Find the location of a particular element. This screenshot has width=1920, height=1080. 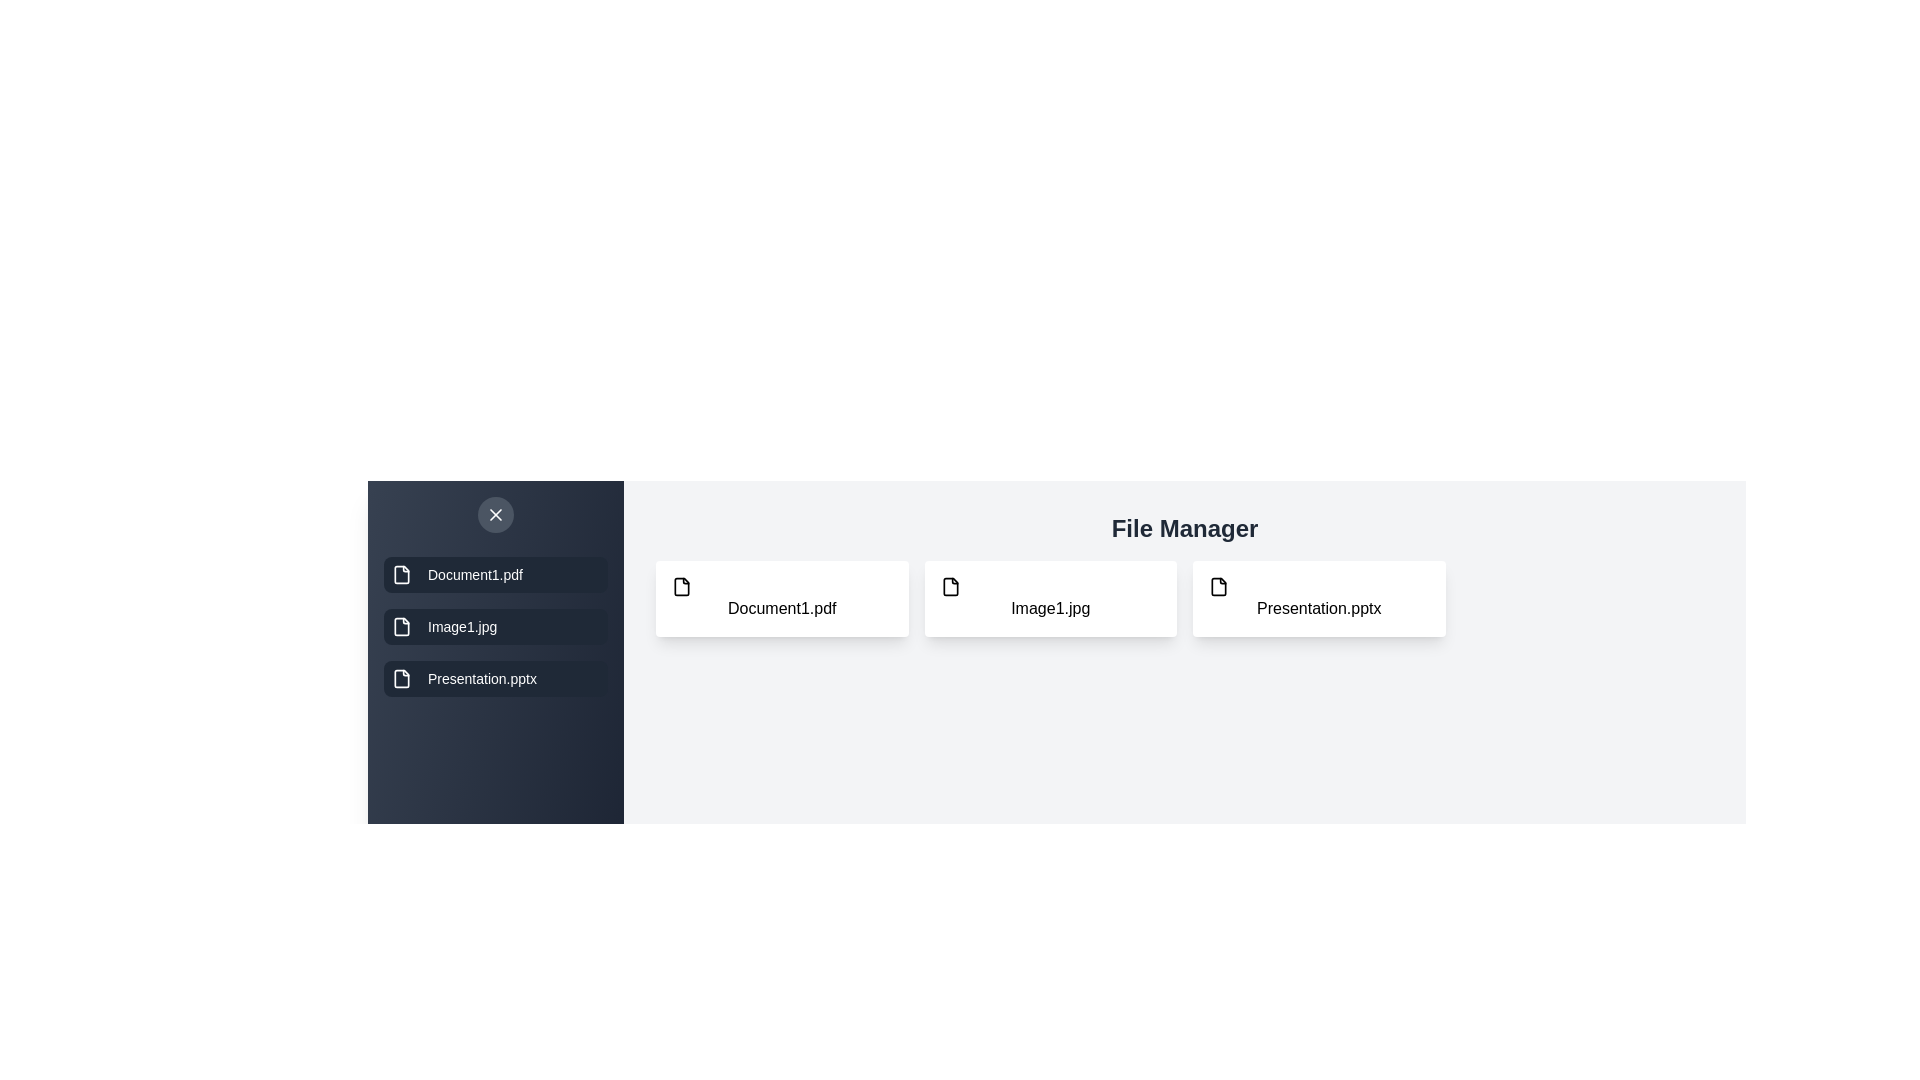

the file icon corresponding to Image1.jpg to inspect it is located at coordinates (1050, 597).